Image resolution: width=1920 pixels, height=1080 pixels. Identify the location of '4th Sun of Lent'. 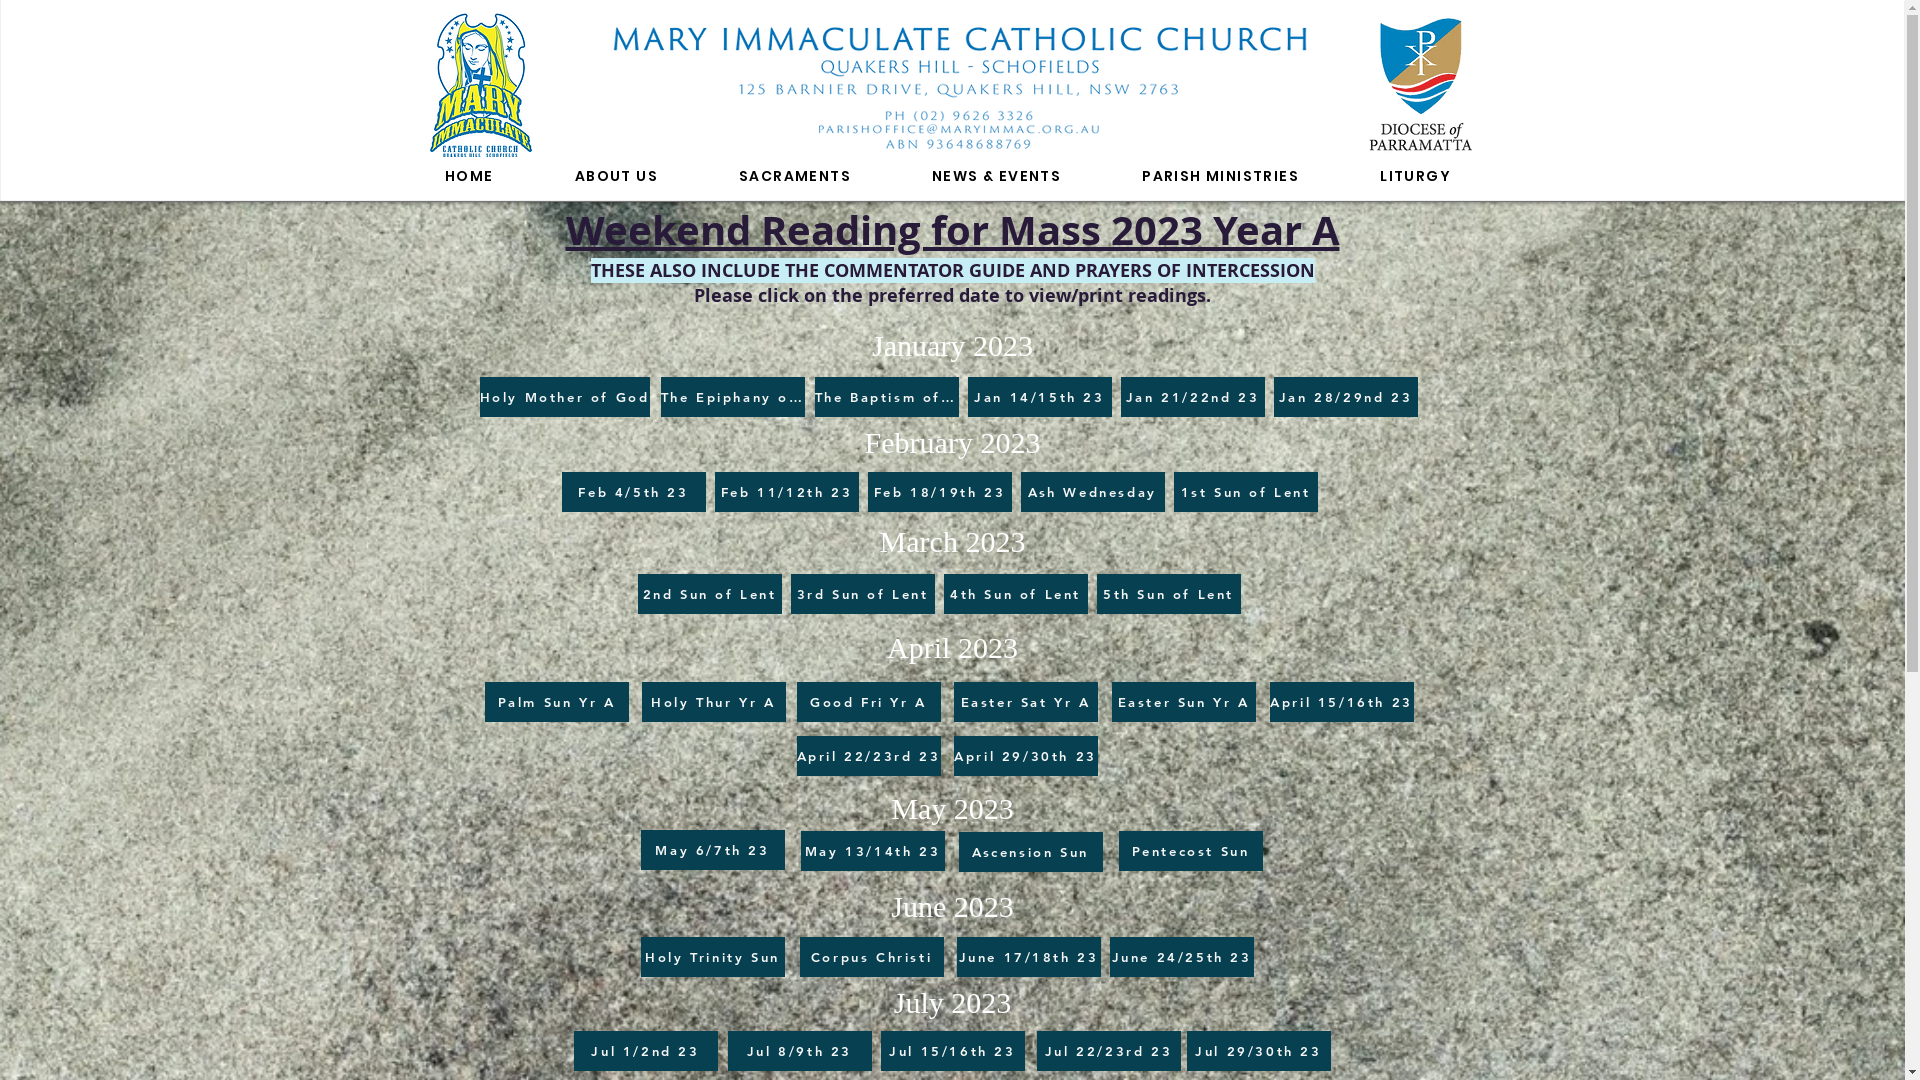
(1016, 593).